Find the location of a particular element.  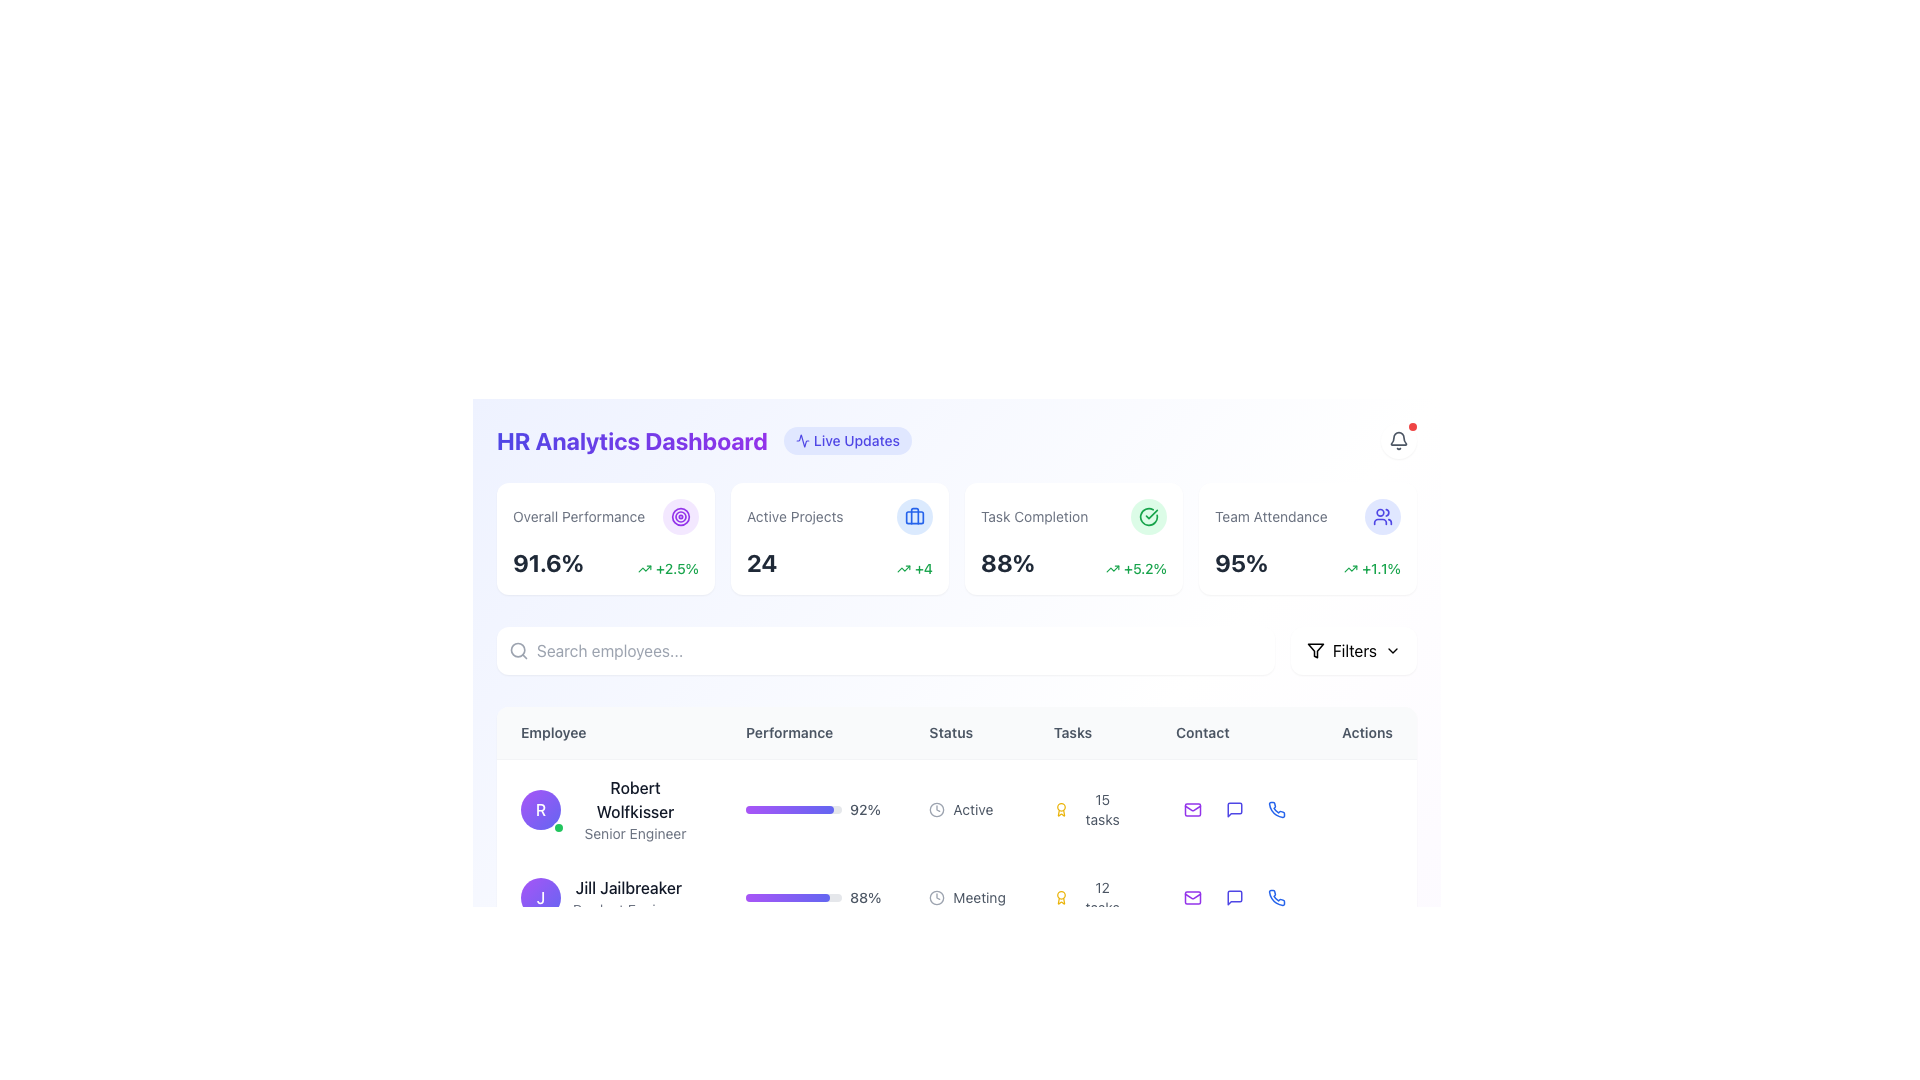

the 'Active Projects' icon, which is located to the right of the heading and aligned with numerical value and percentage indicators is located at coordinates (914, 515).